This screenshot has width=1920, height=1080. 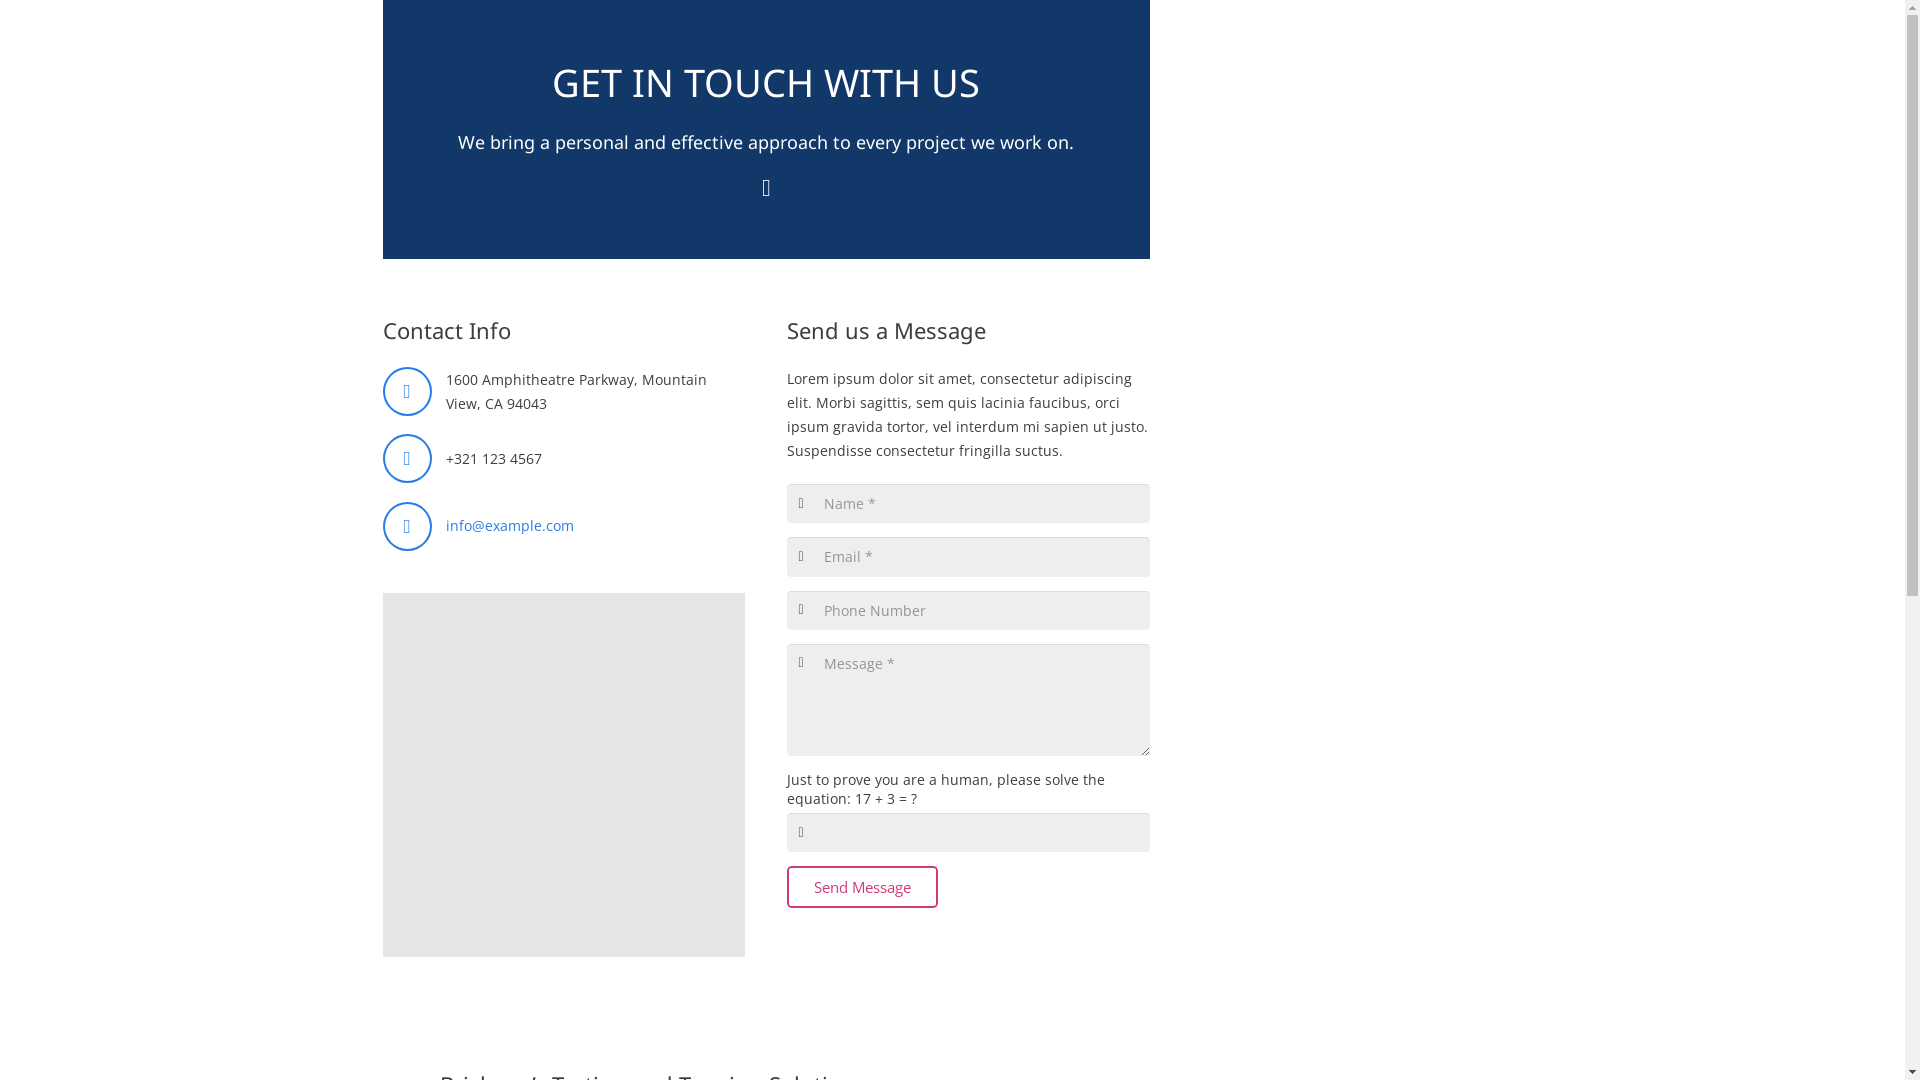 I want to click on 'info@example.com', so click(x=509, y=524).